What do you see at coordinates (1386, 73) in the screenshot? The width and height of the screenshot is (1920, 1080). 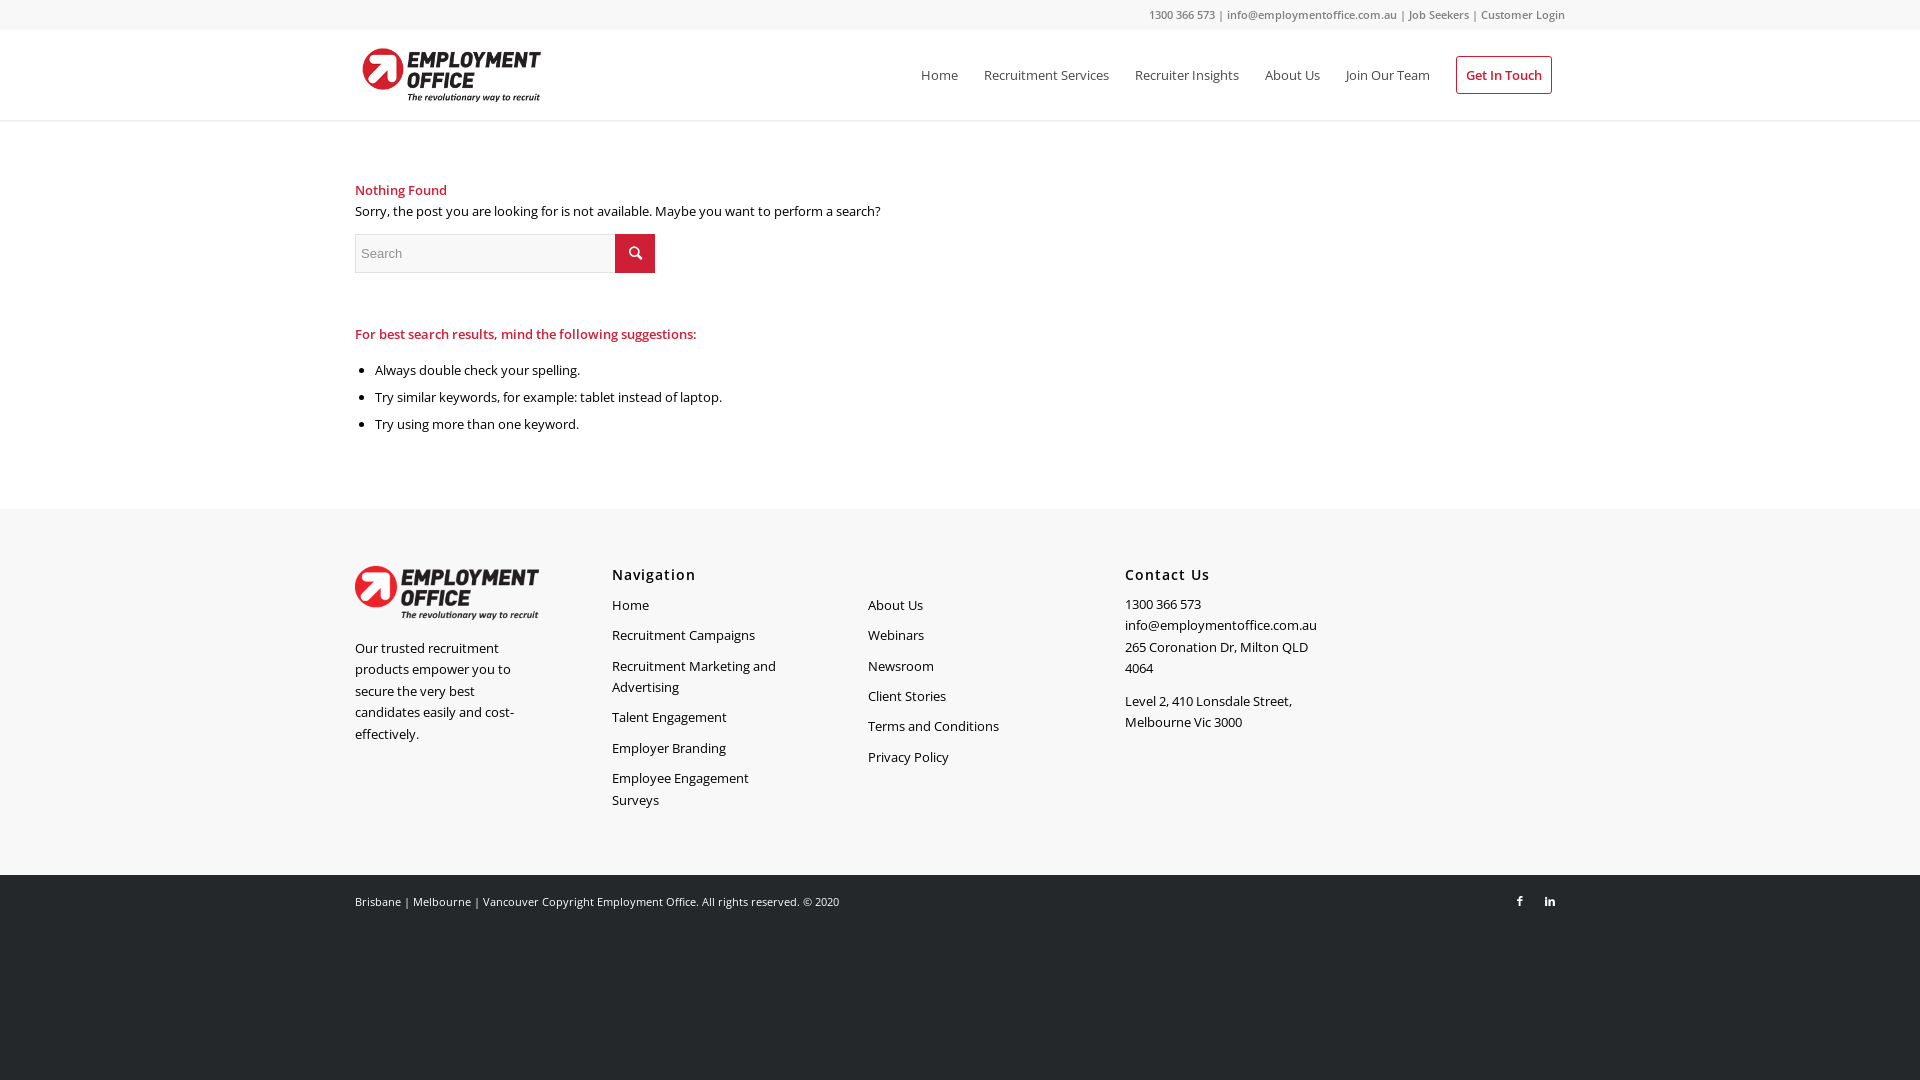 I see `'Join Our Team'` at bounding box center [1386, 73].